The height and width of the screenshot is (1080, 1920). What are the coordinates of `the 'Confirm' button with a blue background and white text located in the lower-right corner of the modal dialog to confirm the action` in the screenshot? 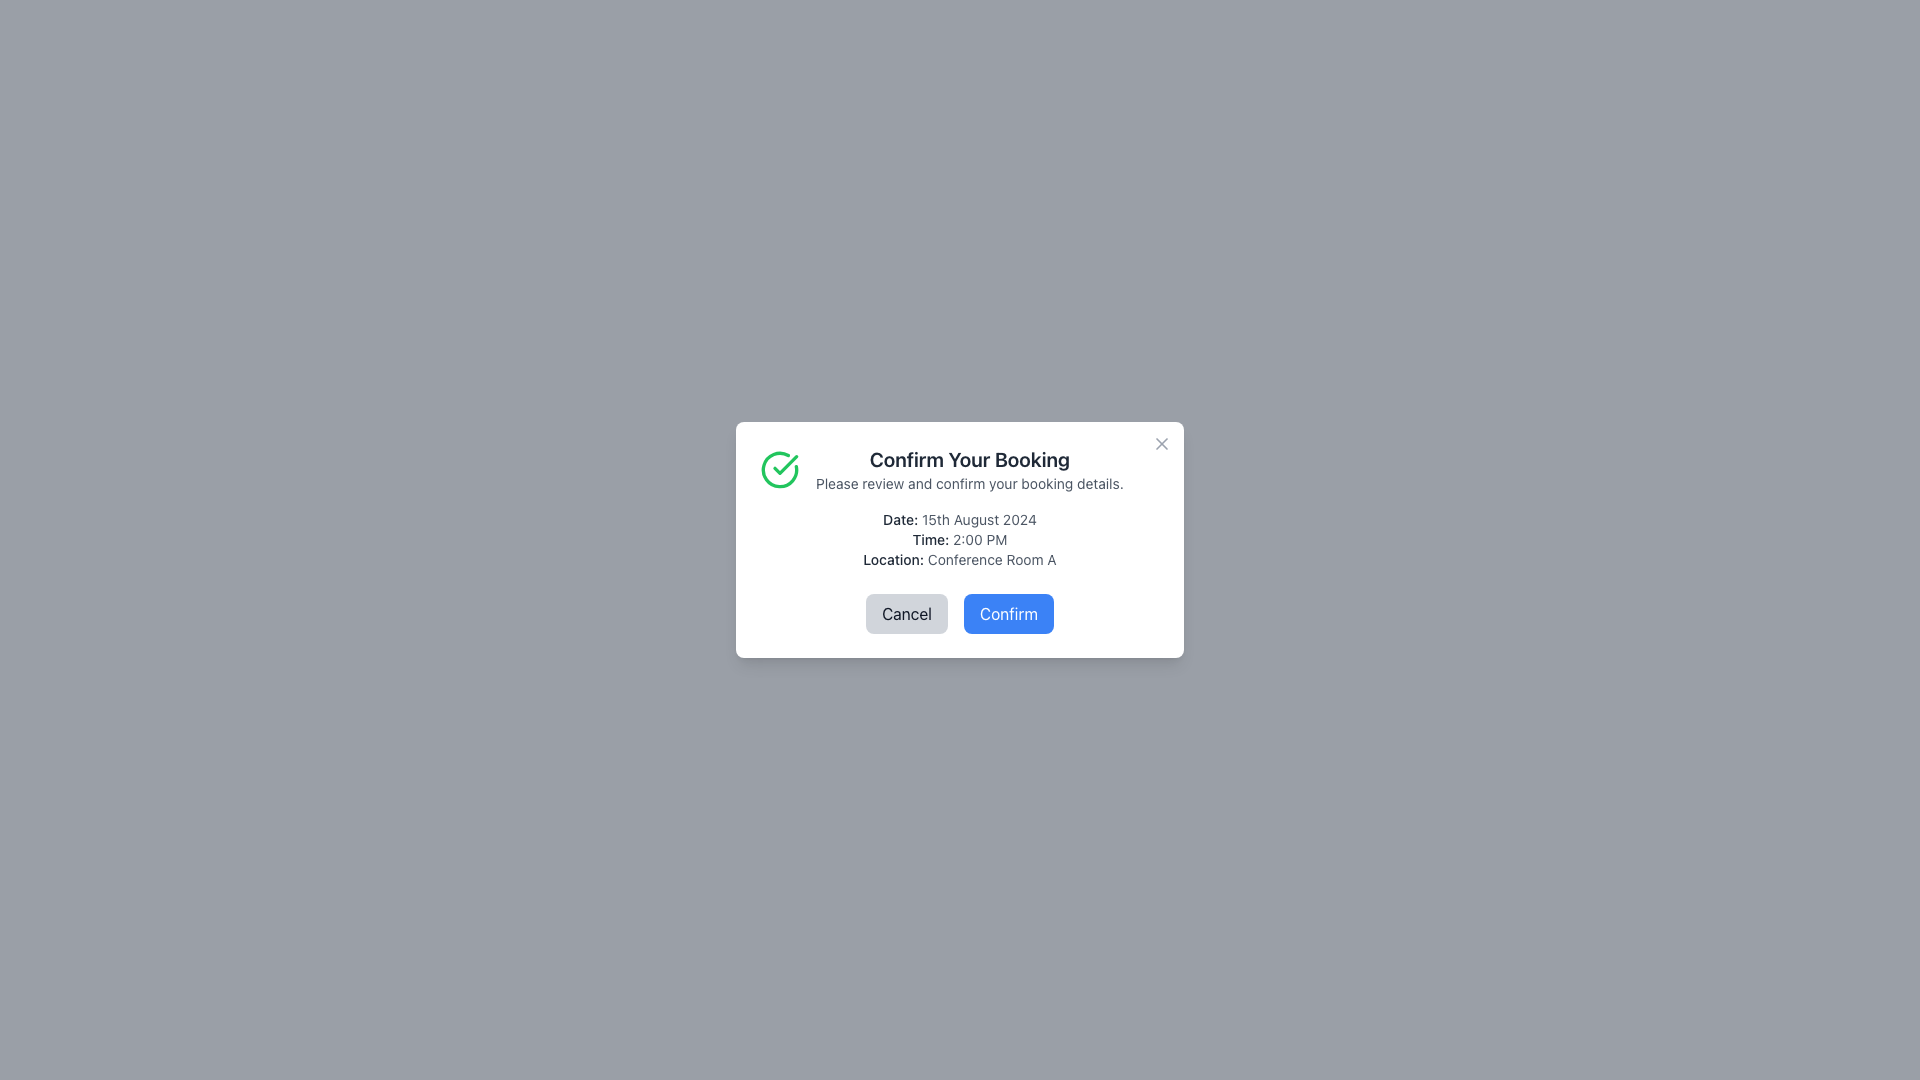 It's located at (1008, 612).